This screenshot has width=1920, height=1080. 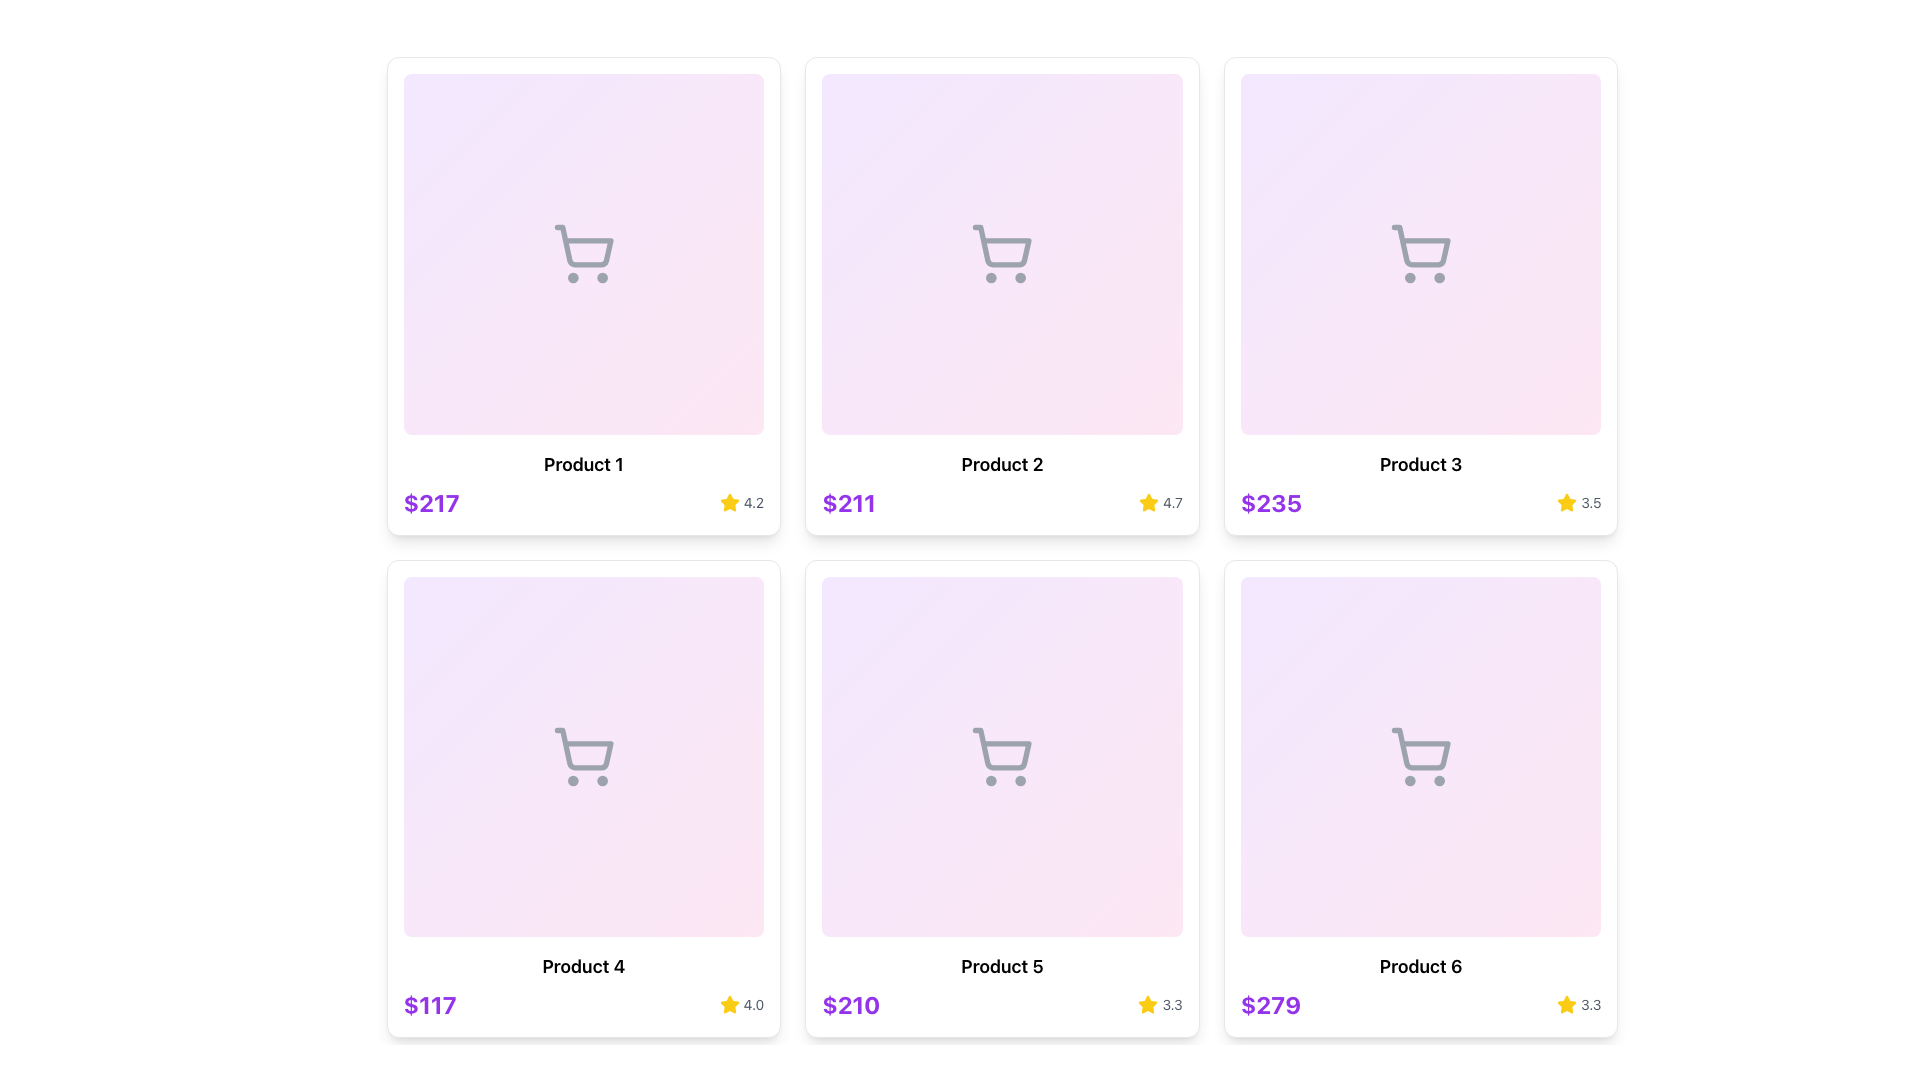 What do you see at coordinates (429, 1005) in the screenshot?
I see `the price label displaying '$117' in bold purple text located at the bottom-left corner of the product card for 'Product 4'` at bounding box center [429, 1005].